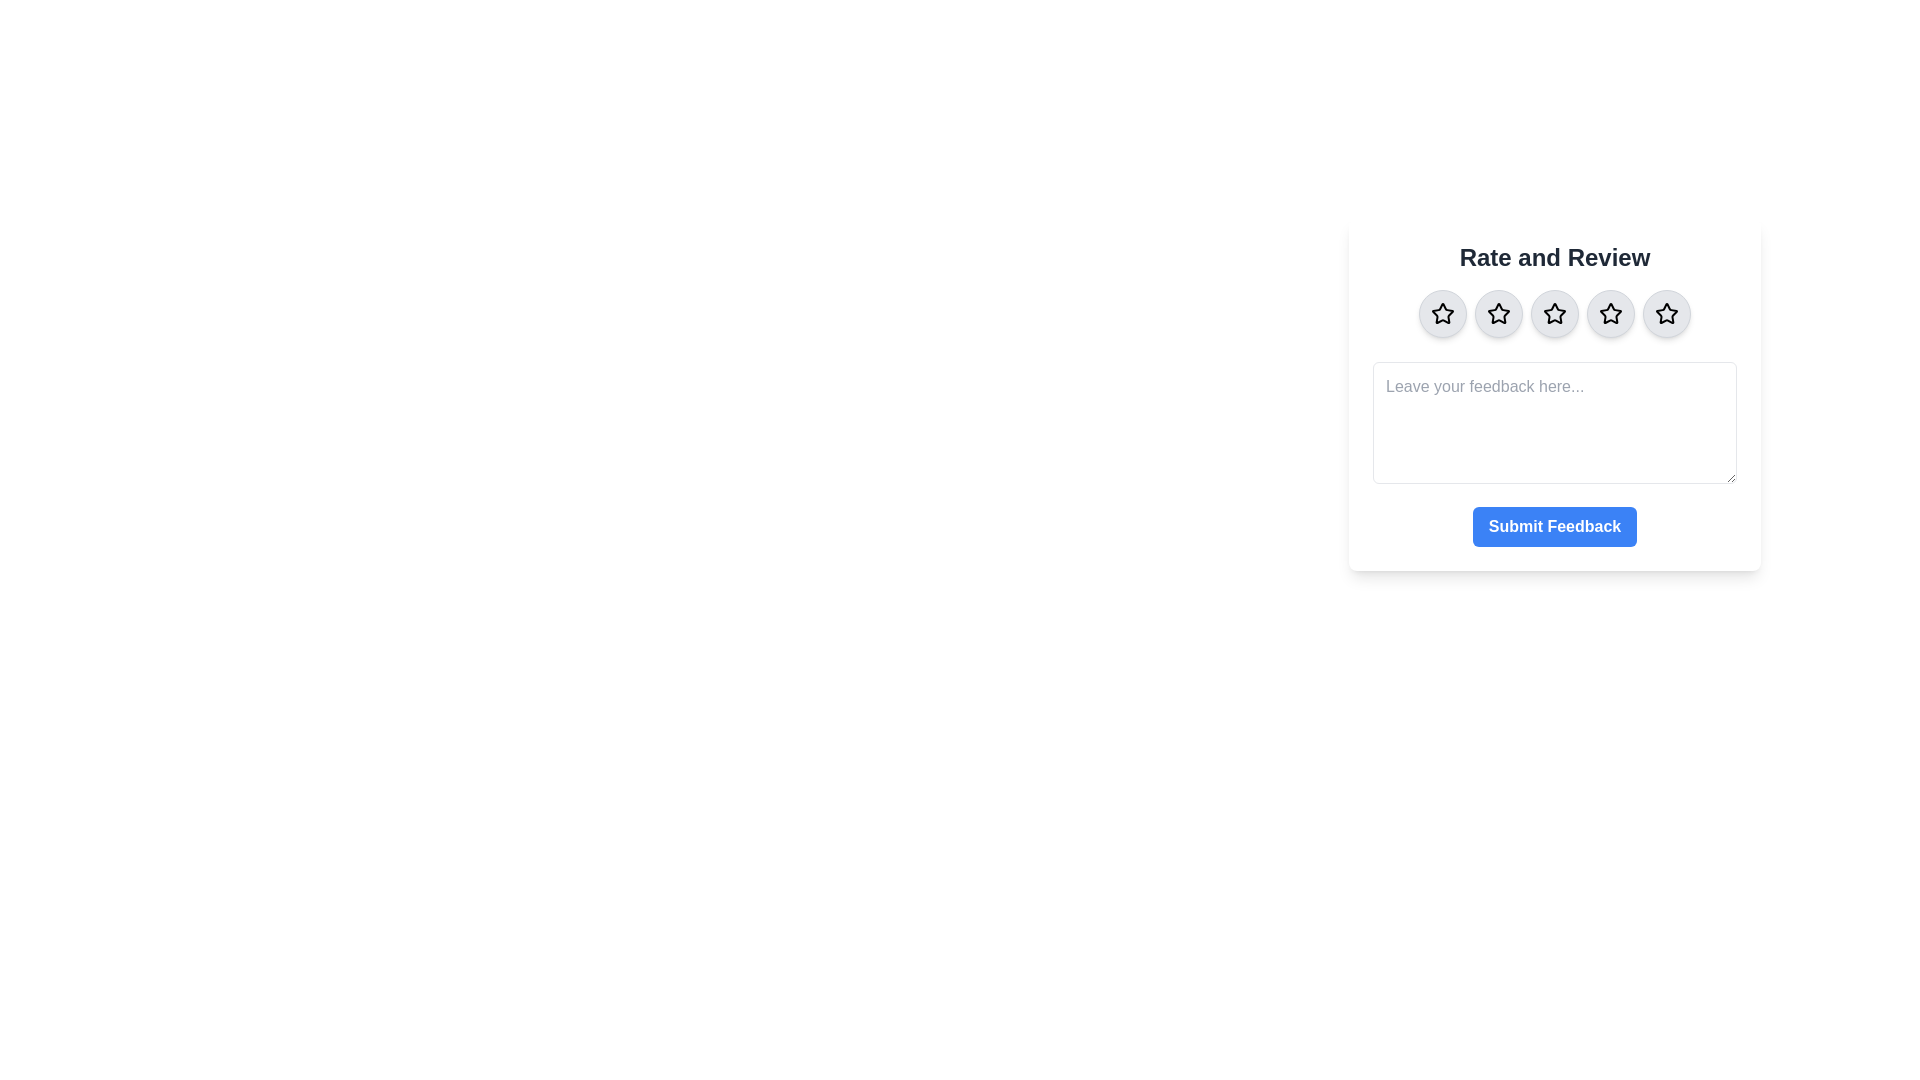 The width and height of the screenshot is (1920, 1080). What do you see at coordinates (1443, 313) in the screenshot?
I see `the first circular rating button with a star icon in the feedback section under the title 'Rate and Review'` at bounding box center [1443, 313].